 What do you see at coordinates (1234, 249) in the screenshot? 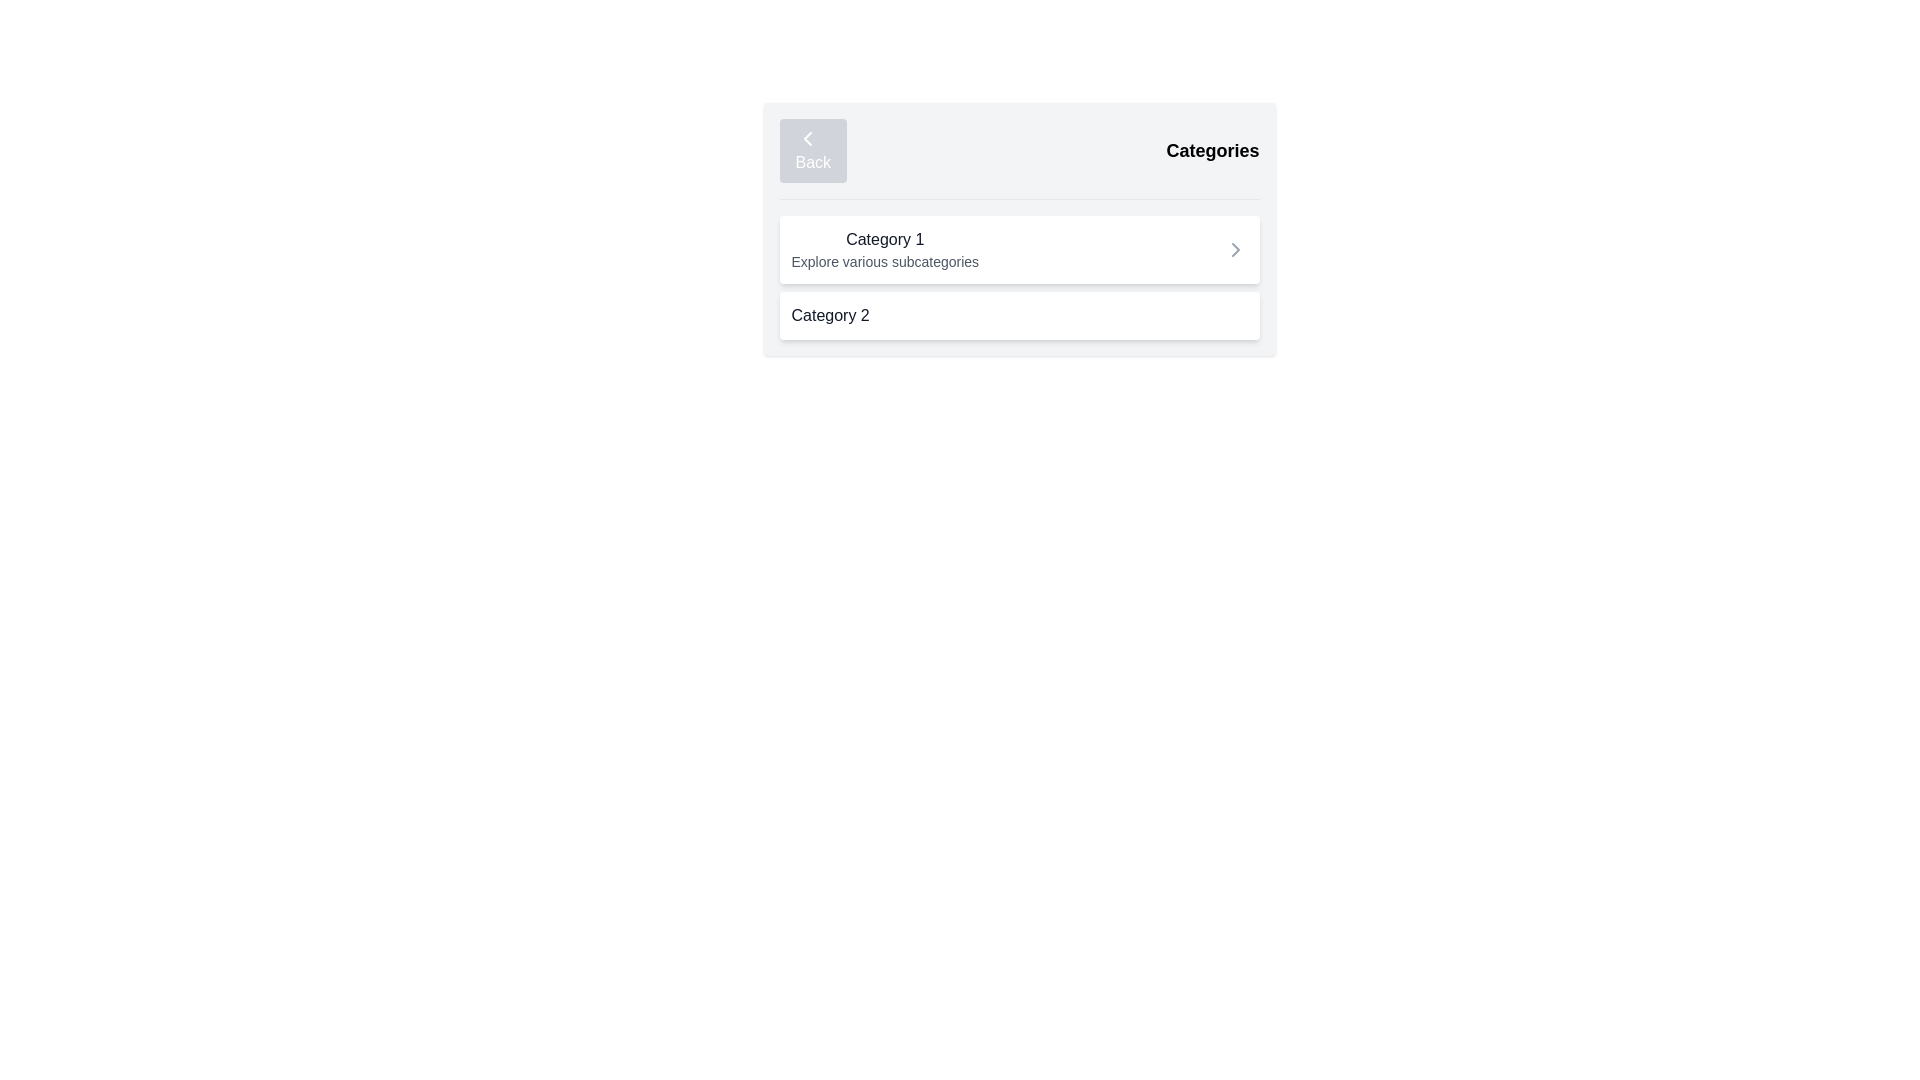
I see `the small, rightward-pointing chevron icon styled in light gray, located on the right side of the card containing 'Category 1' and 'Explore various subcategories'` at bounding box center [1234, 249].